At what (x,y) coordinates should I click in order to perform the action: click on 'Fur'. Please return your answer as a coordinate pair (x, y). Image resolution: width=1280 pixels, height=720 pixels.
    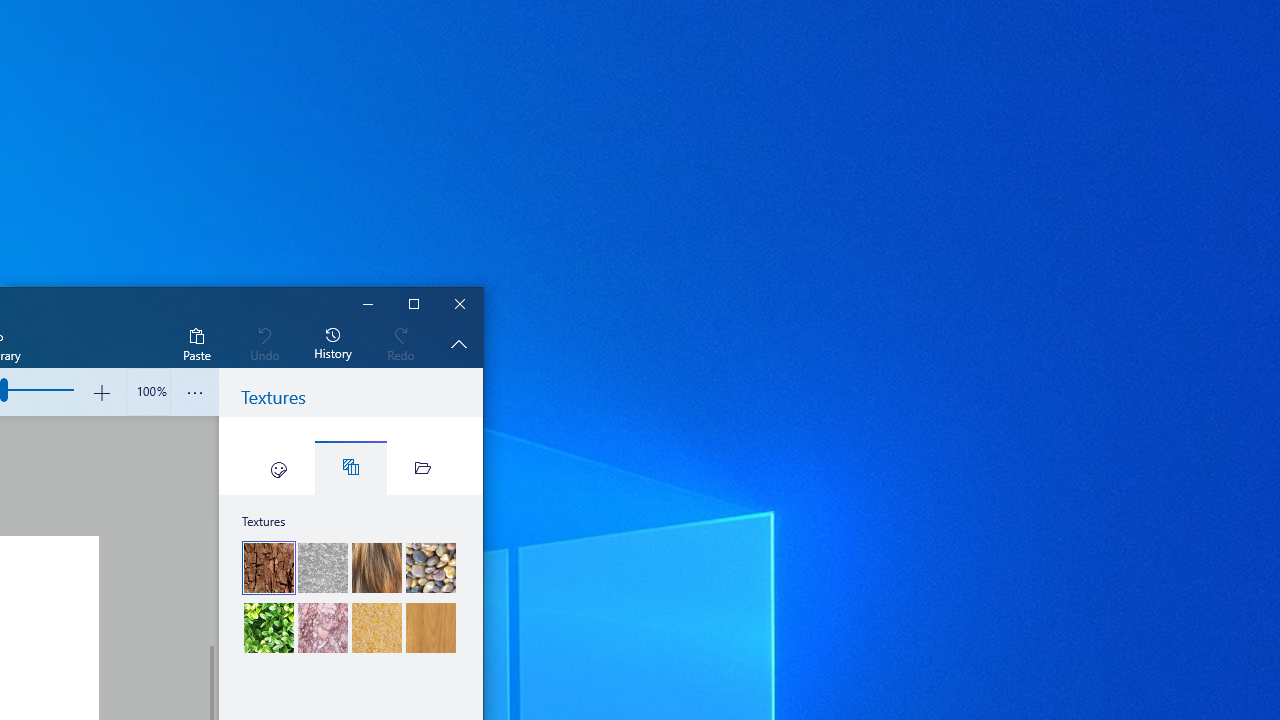
    Looking at the image, I should click on (376, 568).